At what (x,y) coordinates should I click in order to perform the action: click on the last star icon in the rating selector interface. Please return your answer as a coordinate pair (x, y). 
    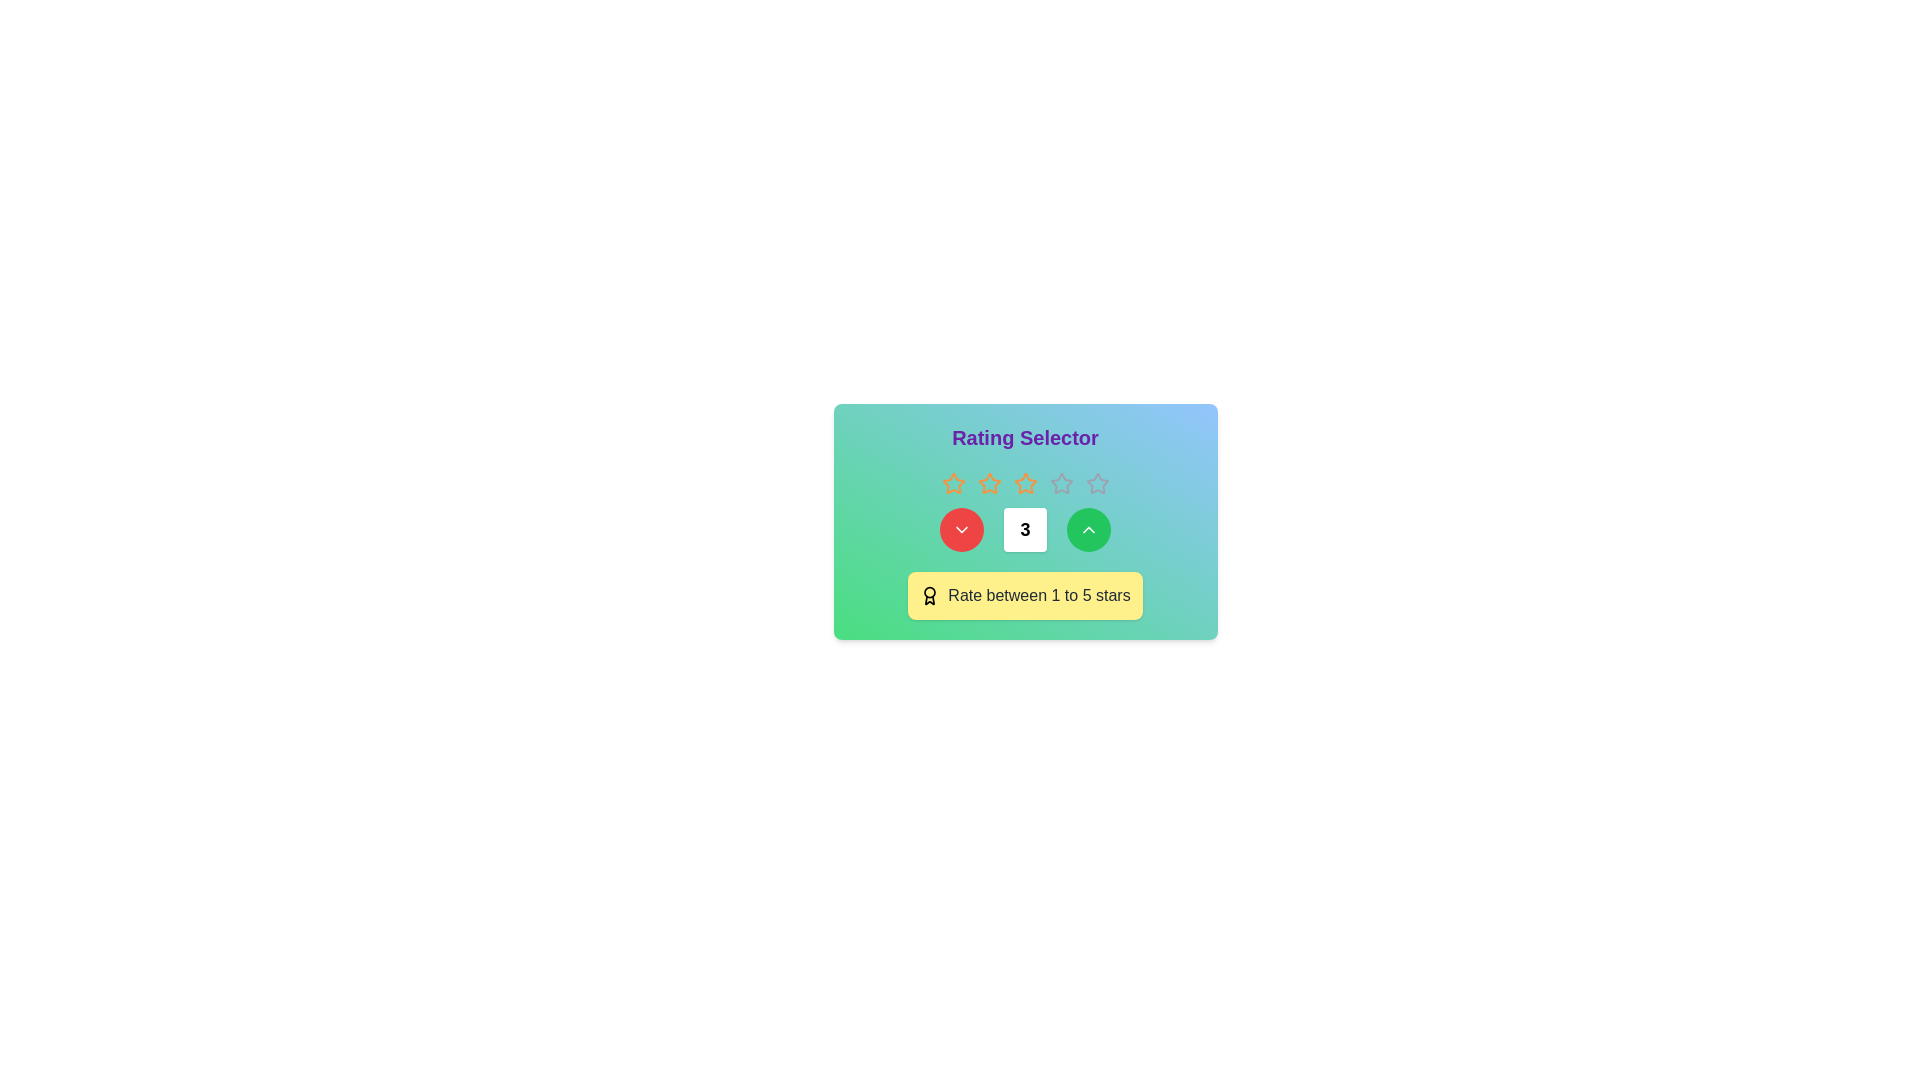
    Looking at the image, I should click on (1096, 483).